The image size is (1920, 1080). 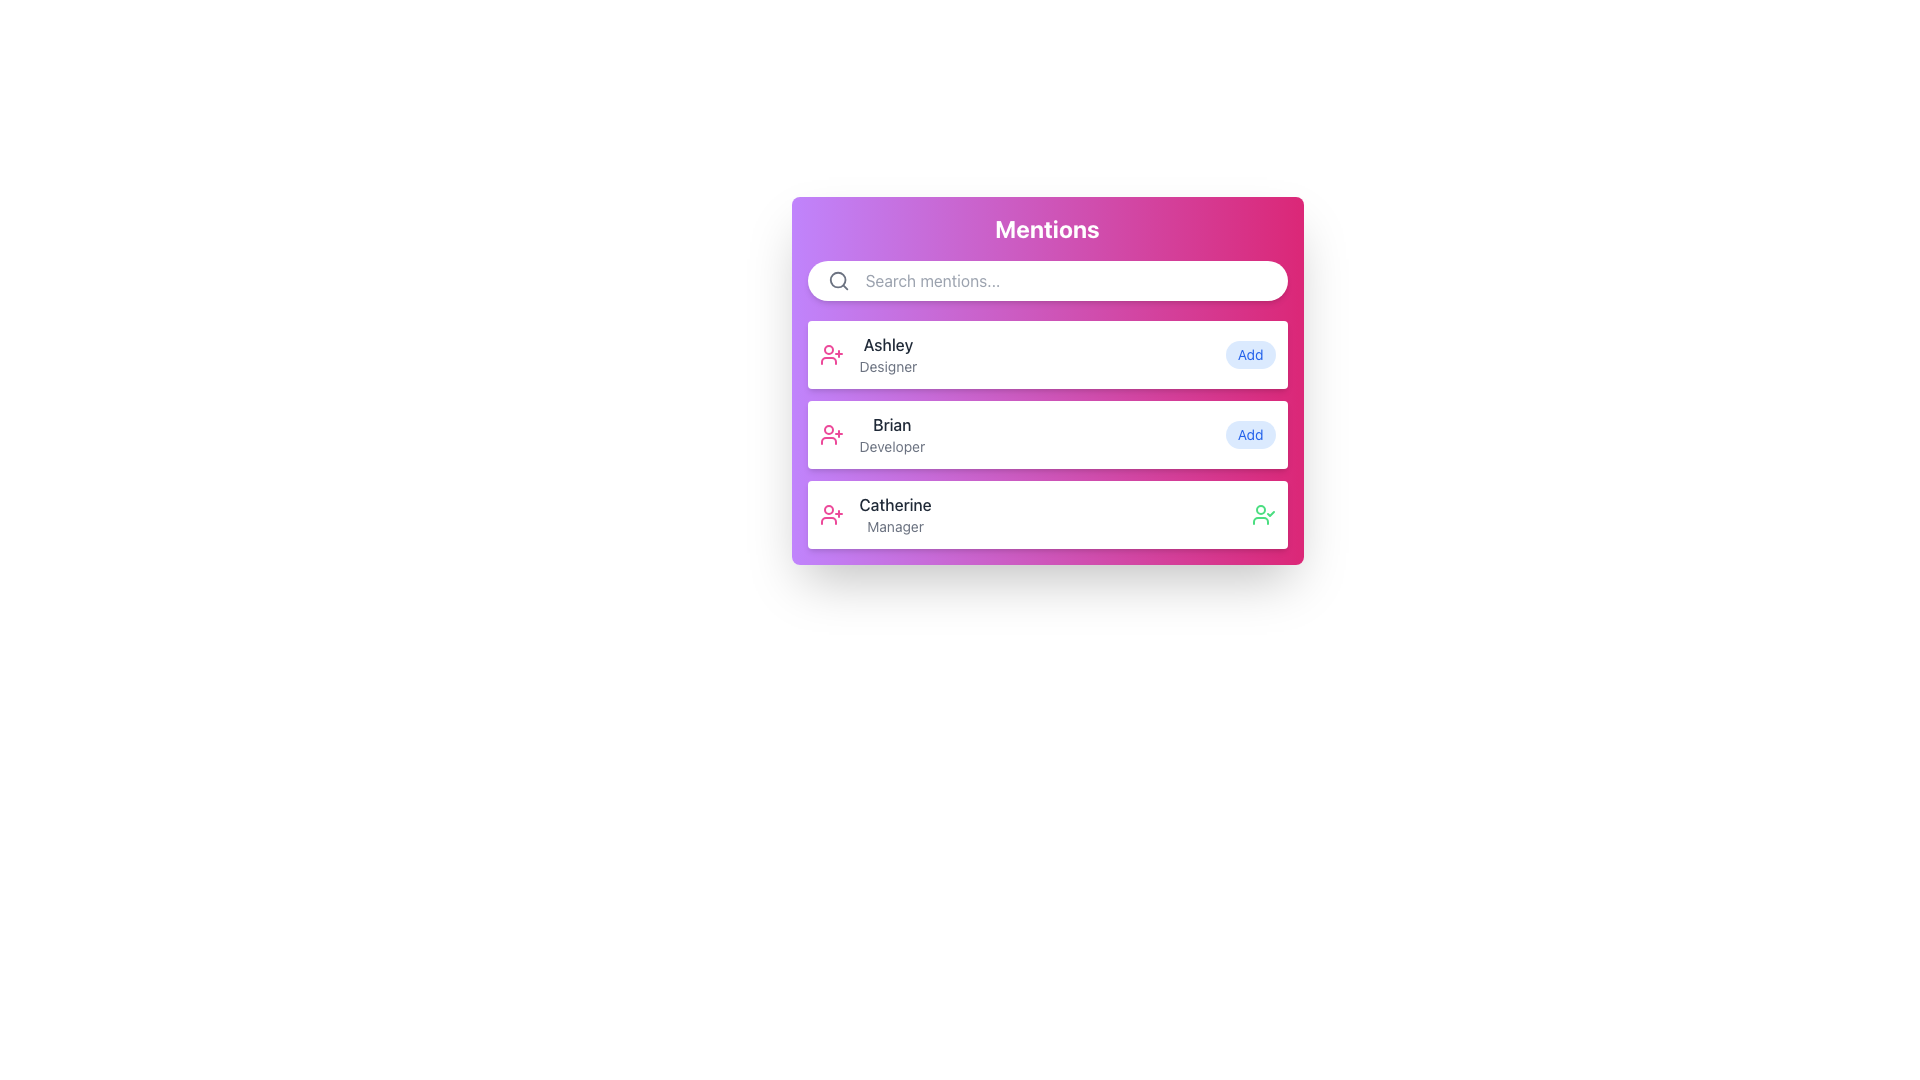 What do you see at coordinates (894, 526) in the screenshot?
I see `the text label displaying 'Manager' located below 'Catherine' in the third row of the 'Mentions' interface` at bounding box center [894, 526].